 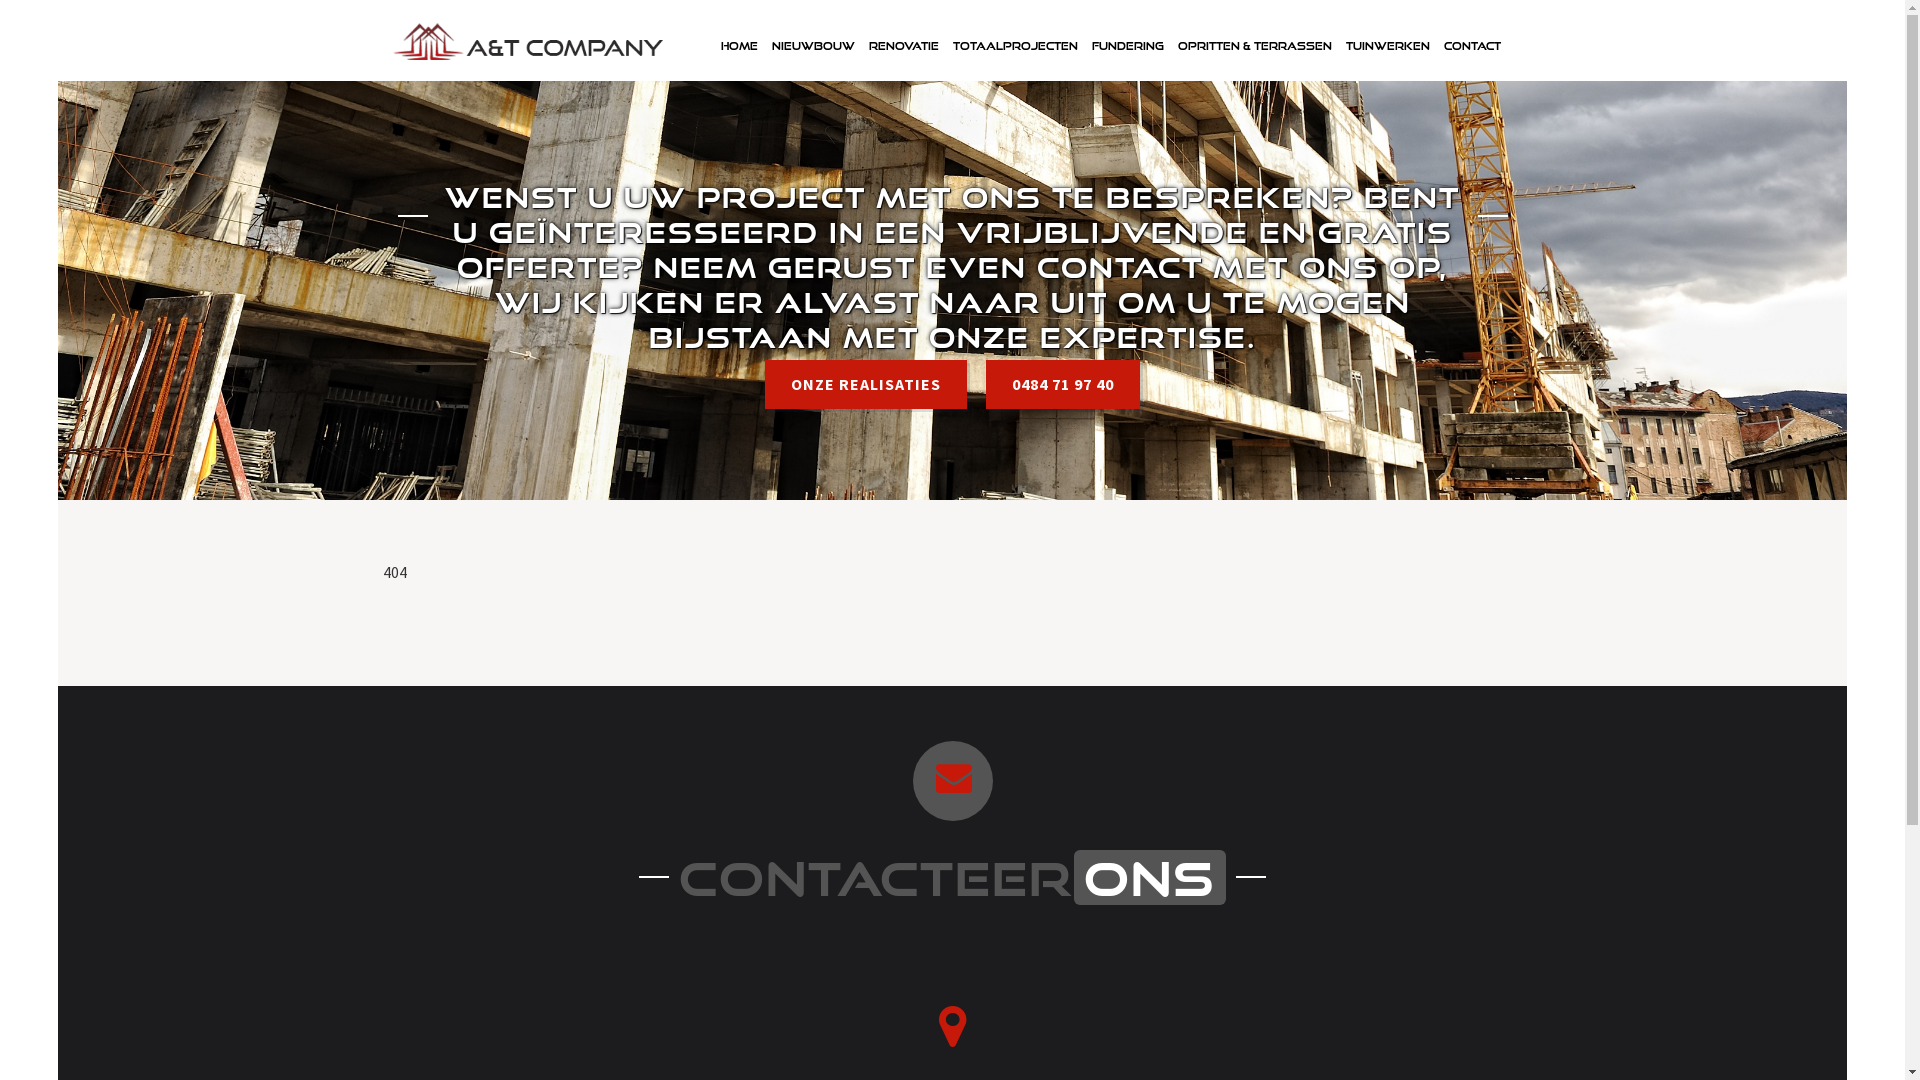 What do you see at coordinates (985, 384) in the screenshot?
I see `'0484 71 97 40'` at bounding box center [985, 384].